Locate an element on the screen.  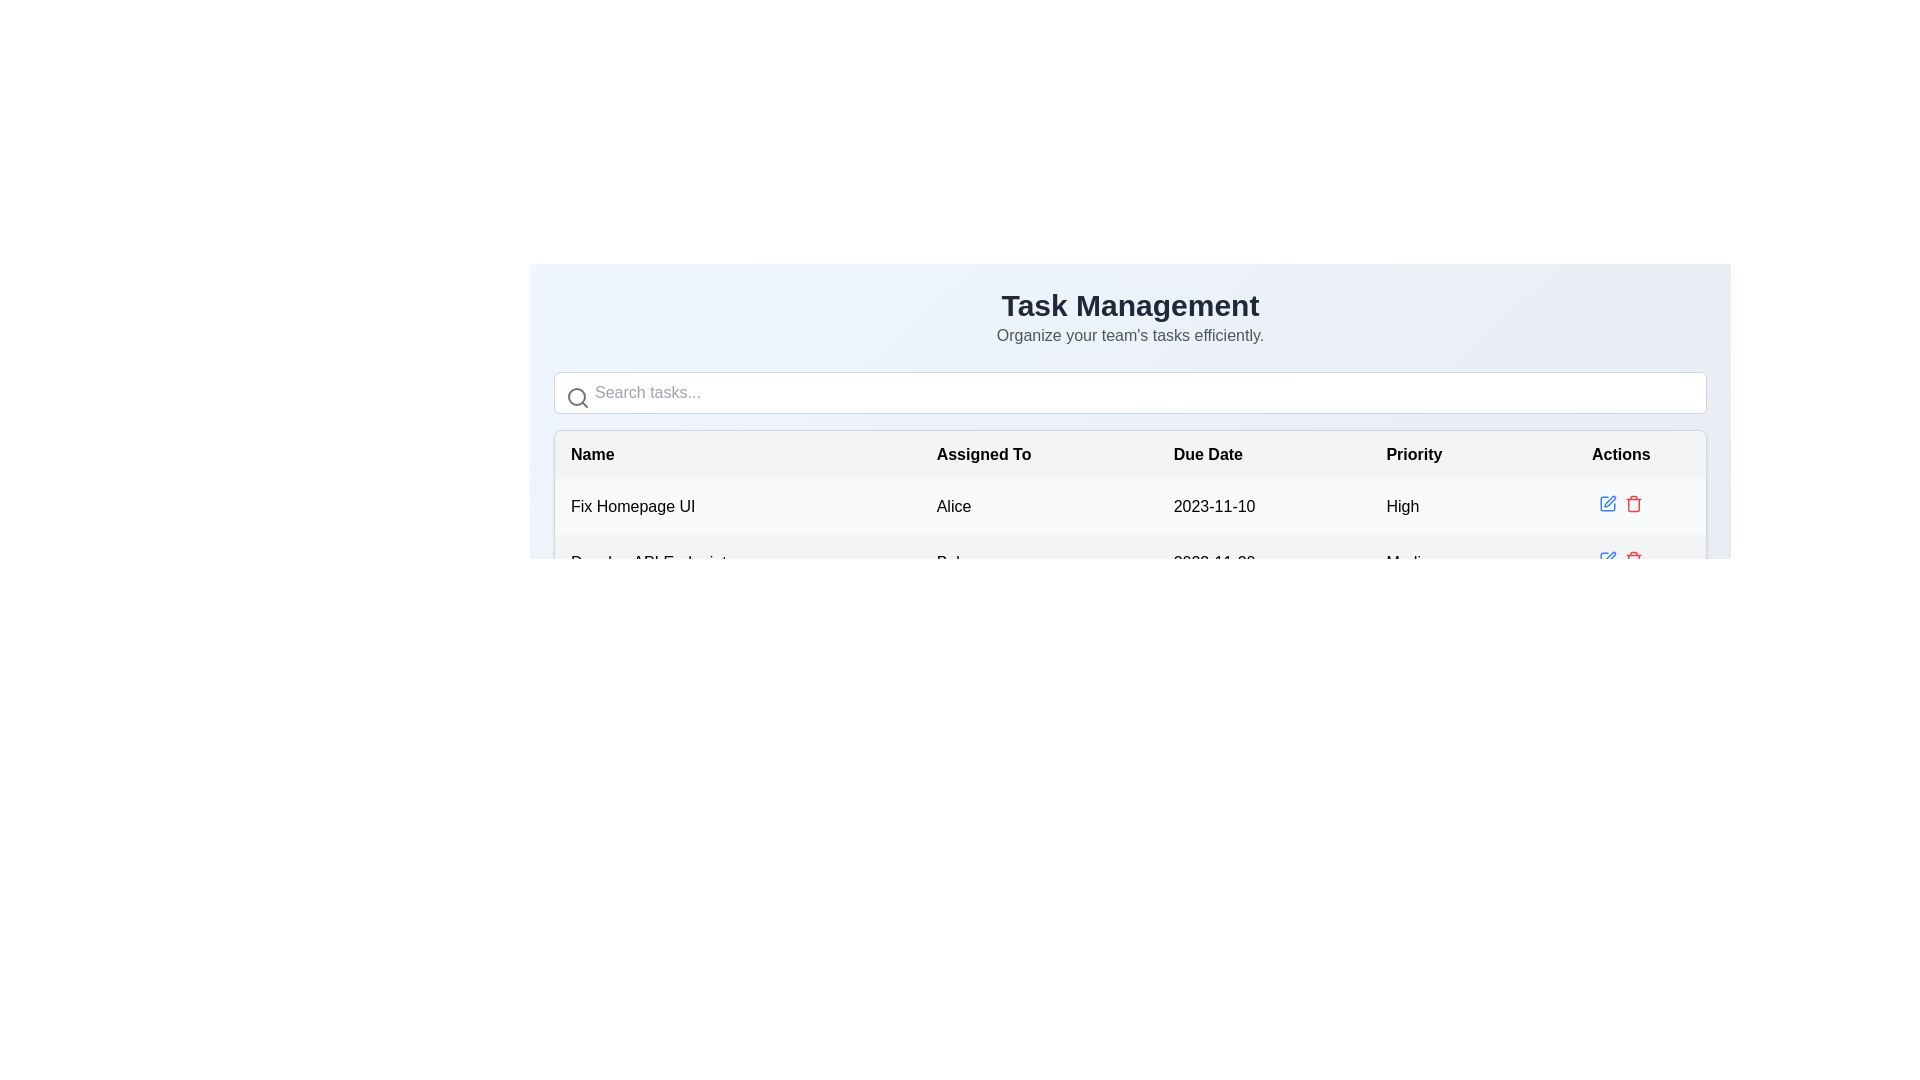
the circular outline of the magnifying glass icon located in the top-left corner of the search bar to indicate search functionality is located at coordinates (575, 397).